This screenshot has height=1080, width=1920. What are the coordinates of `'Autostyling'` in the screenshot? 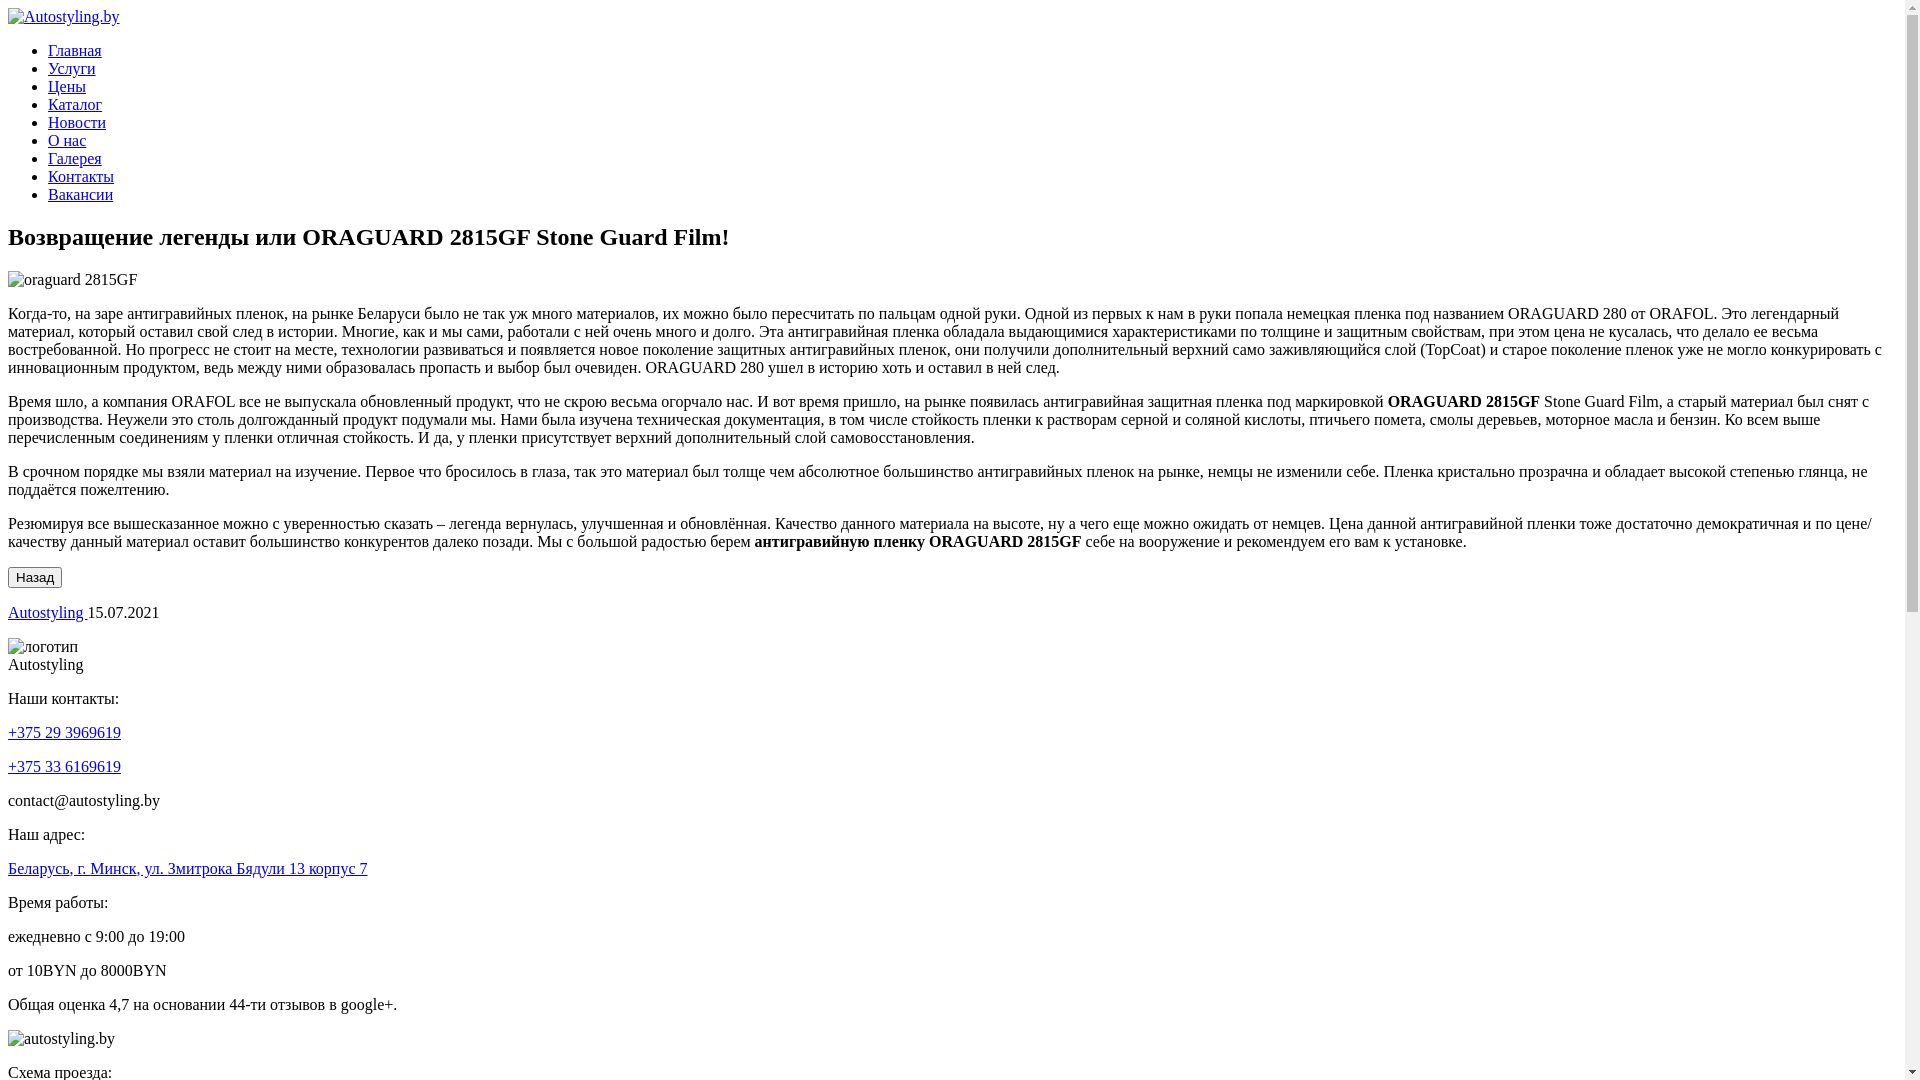 It's located at (8, 611).